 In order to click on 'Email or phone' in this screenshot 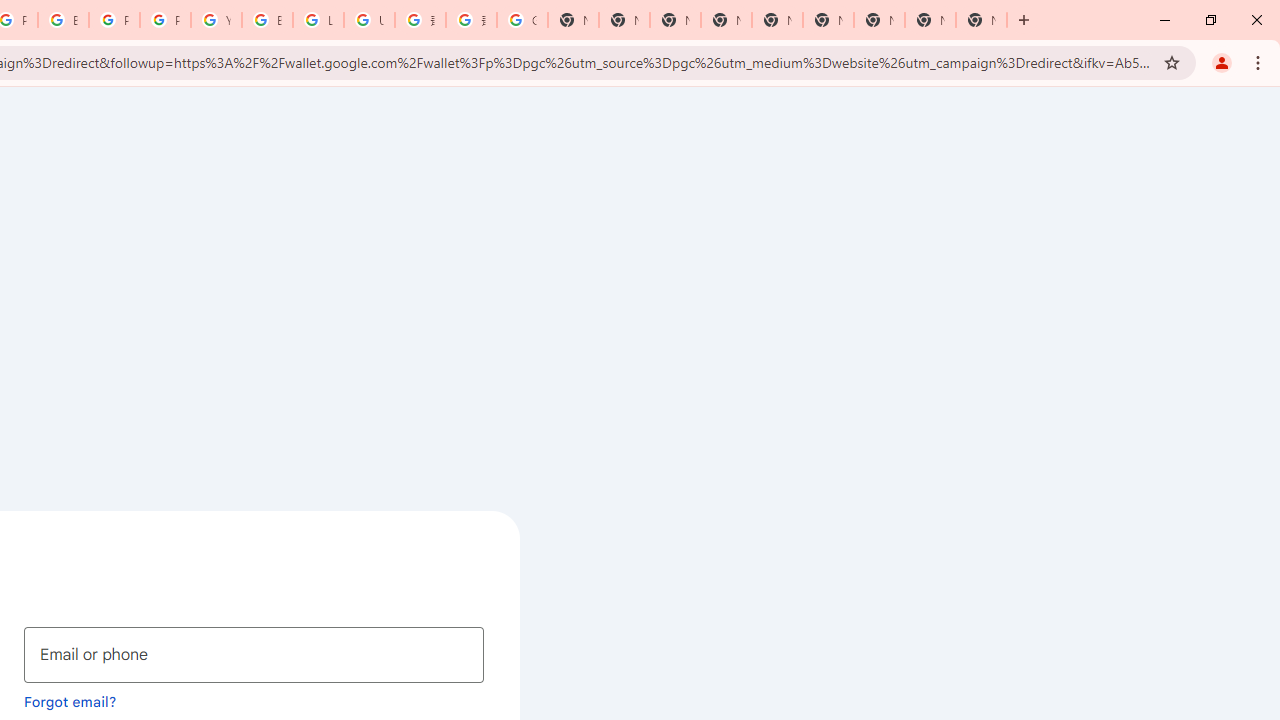, I will do `click(253, 654)`.